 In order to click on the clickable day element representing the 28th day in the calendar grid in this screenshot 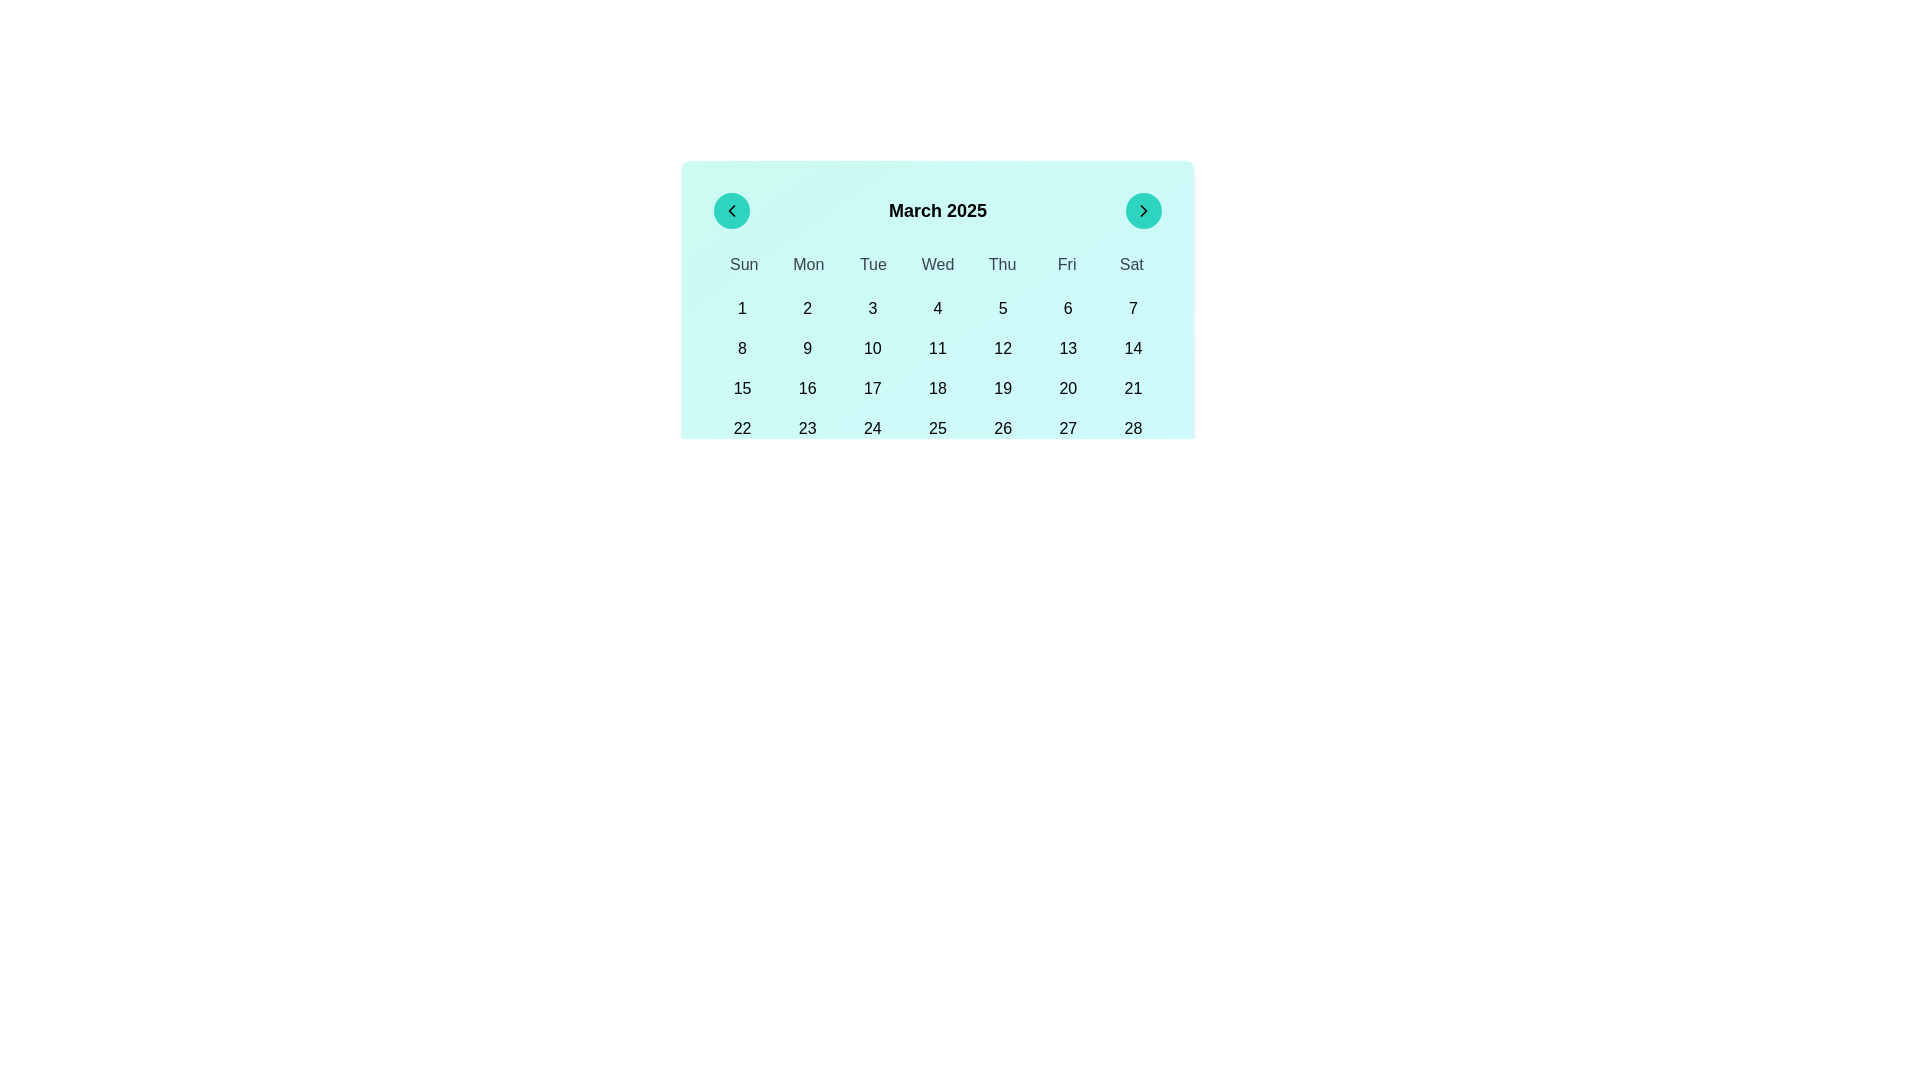, I will do `click(1133, 427)`.